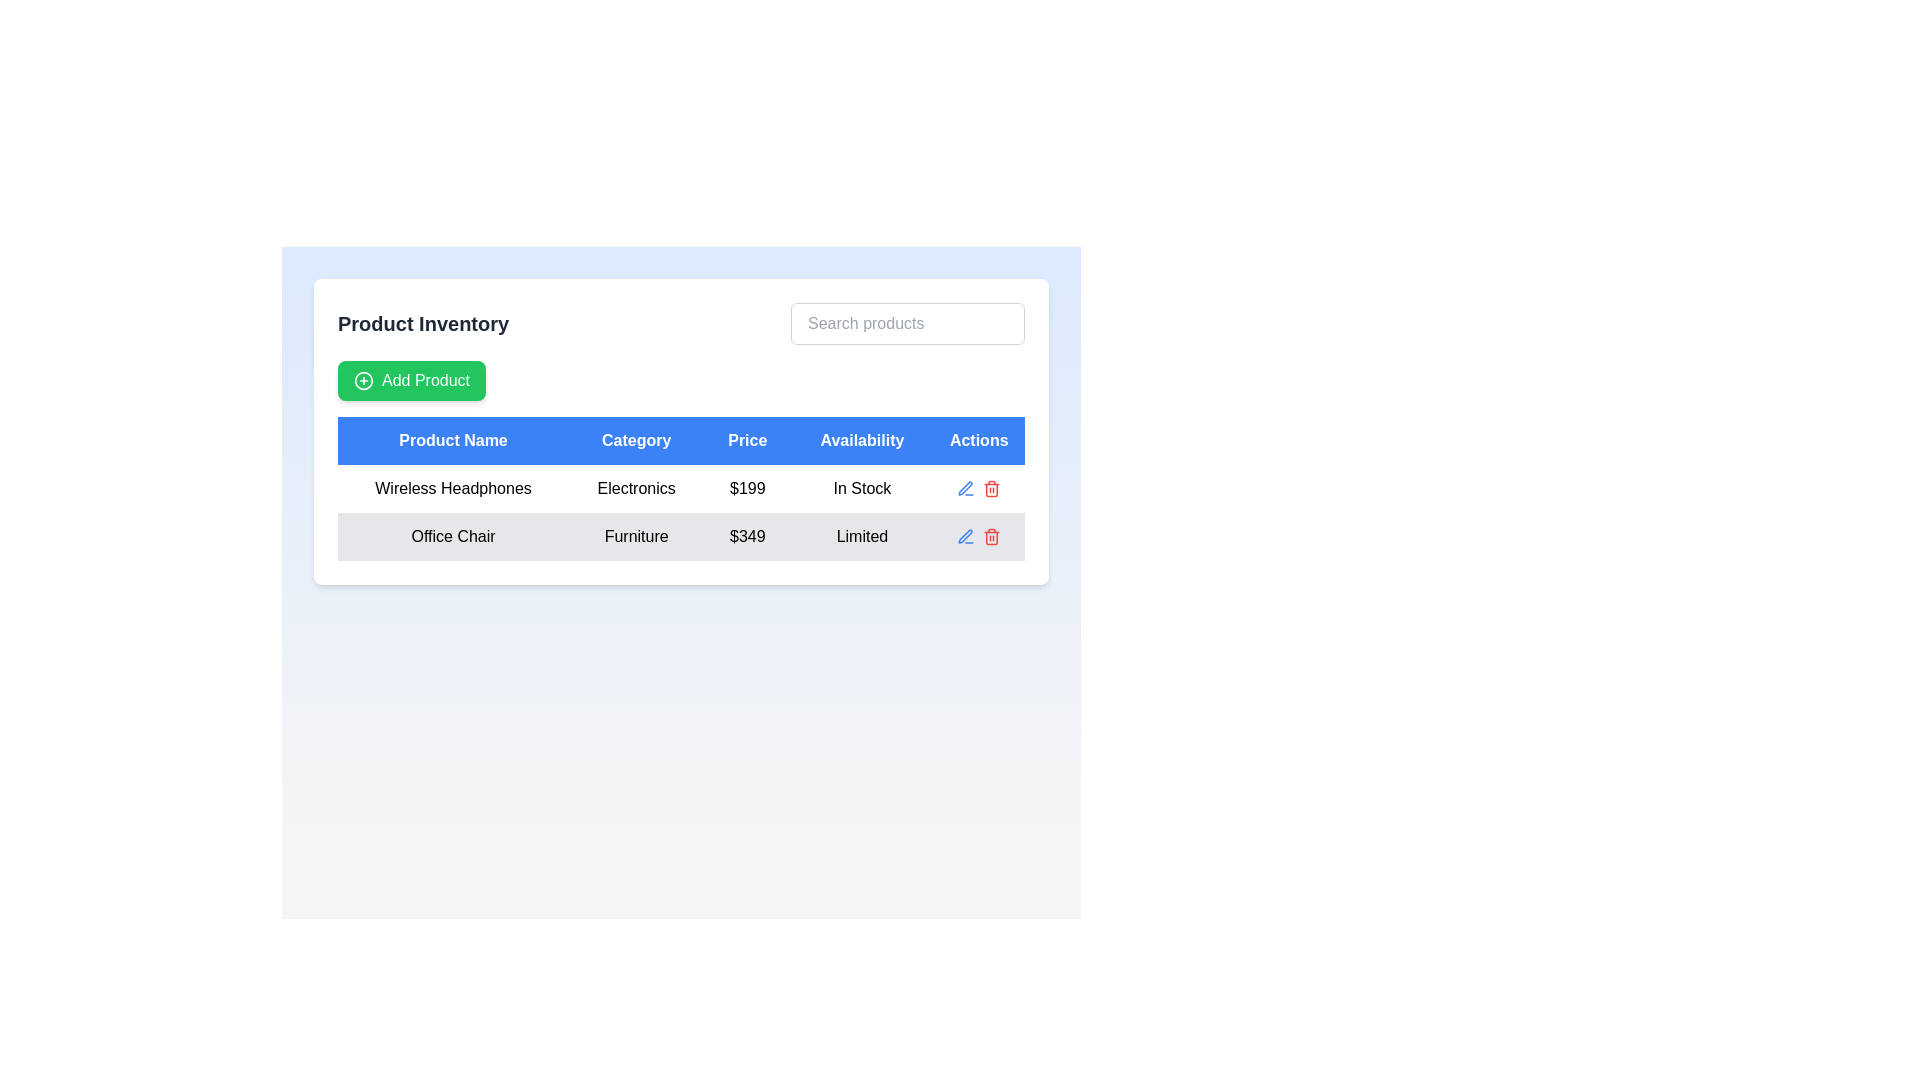 This screenshot has height=1080, width=1920. I want to click on the pen-like icon button in the 'Actions' column for the 'Wireless Headphones' entry, so click(965, 535).